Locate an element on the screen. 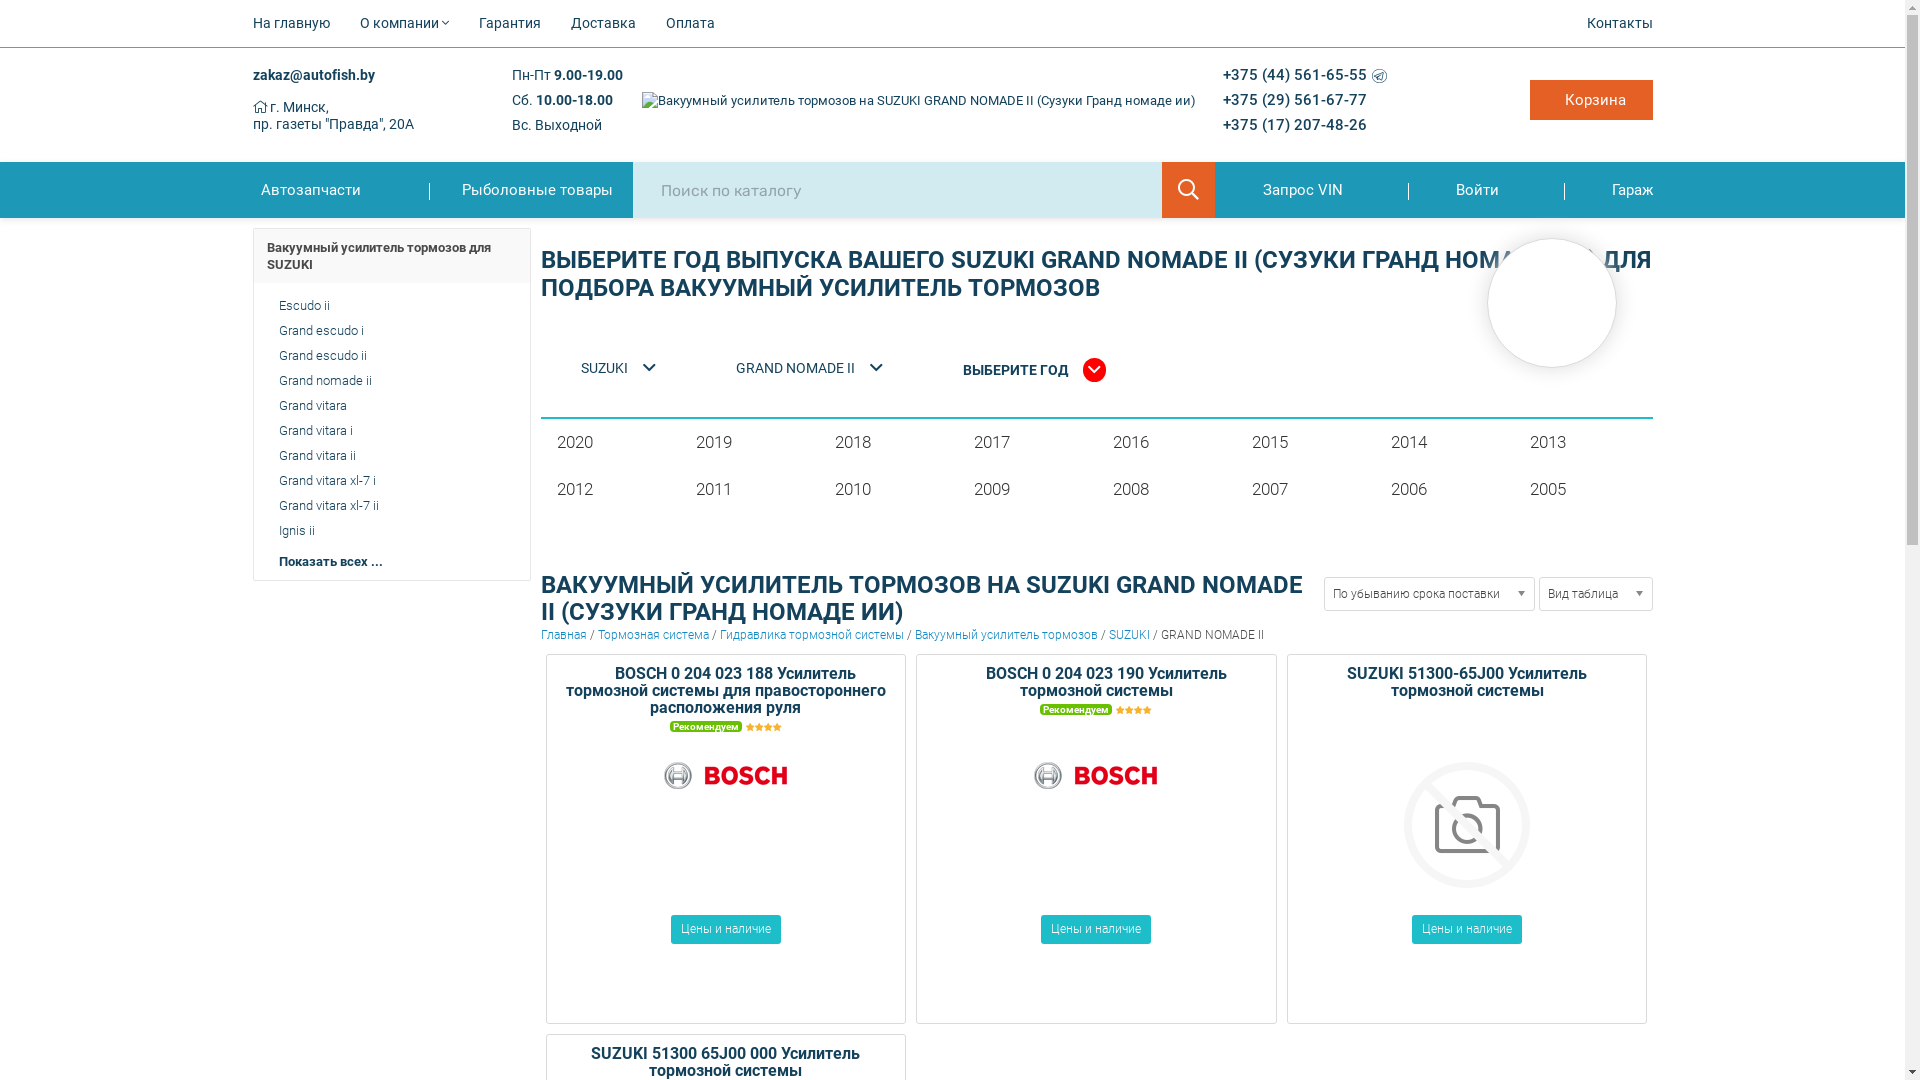  'Grand escudo i' is located at coordinates (390, 329).